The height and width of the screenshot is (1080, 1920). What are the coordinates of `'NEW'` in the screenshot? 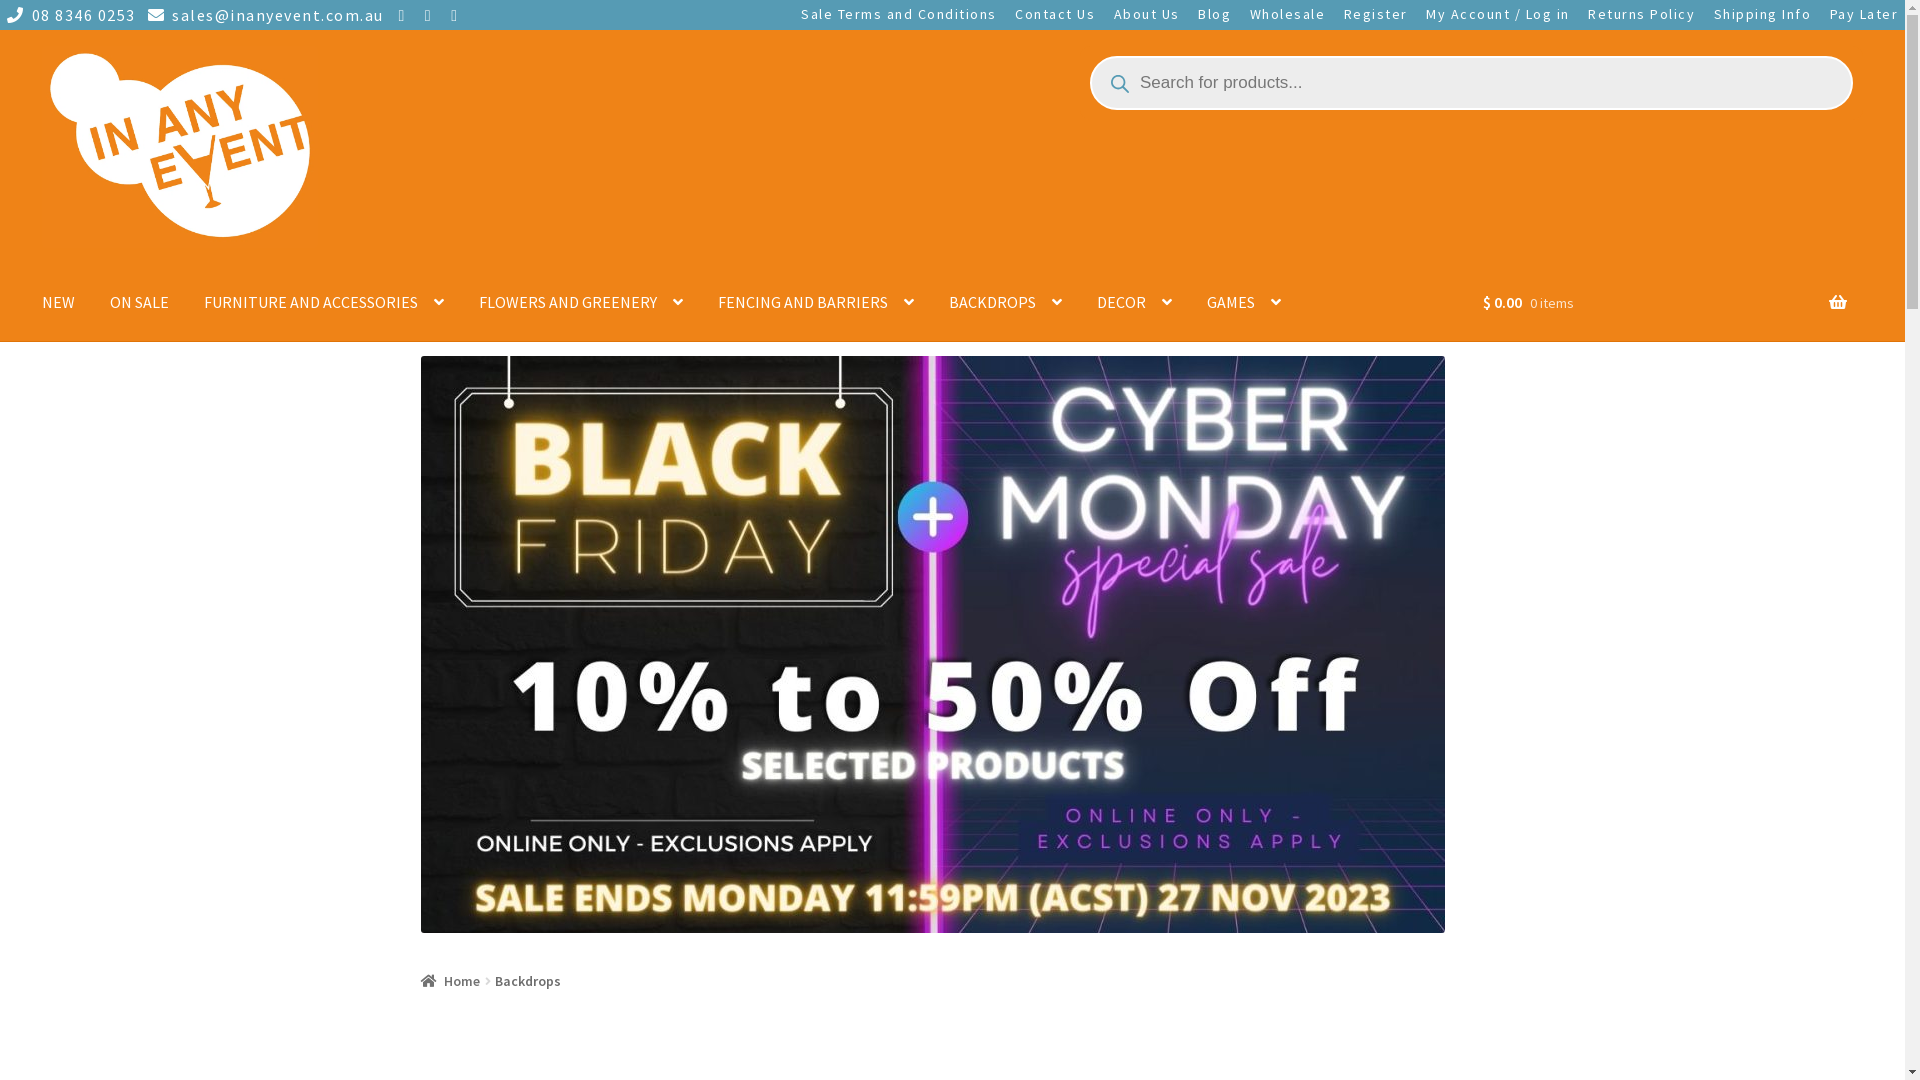 It's located at (58, 302).